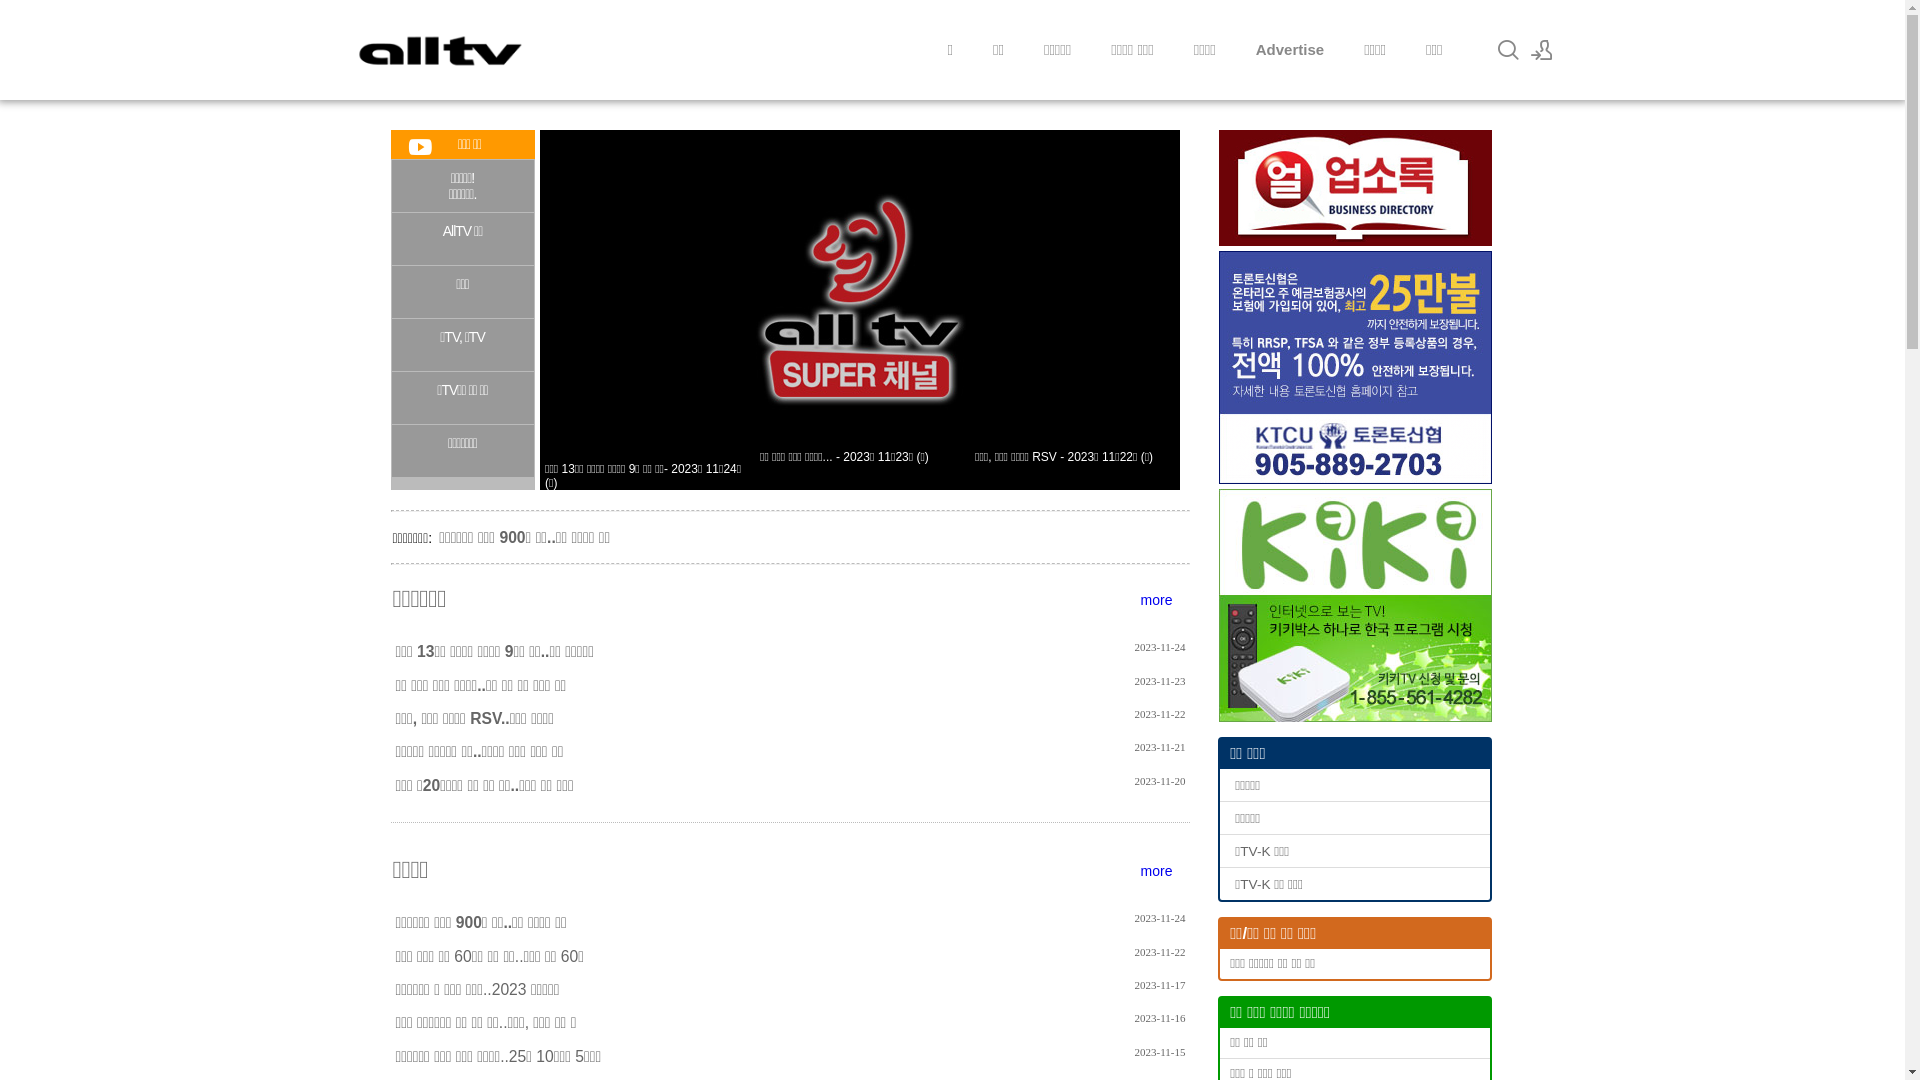 The width and height of the screenshot is (1920, 1080). I want to click on 'Advertise', so click(1290, 49).